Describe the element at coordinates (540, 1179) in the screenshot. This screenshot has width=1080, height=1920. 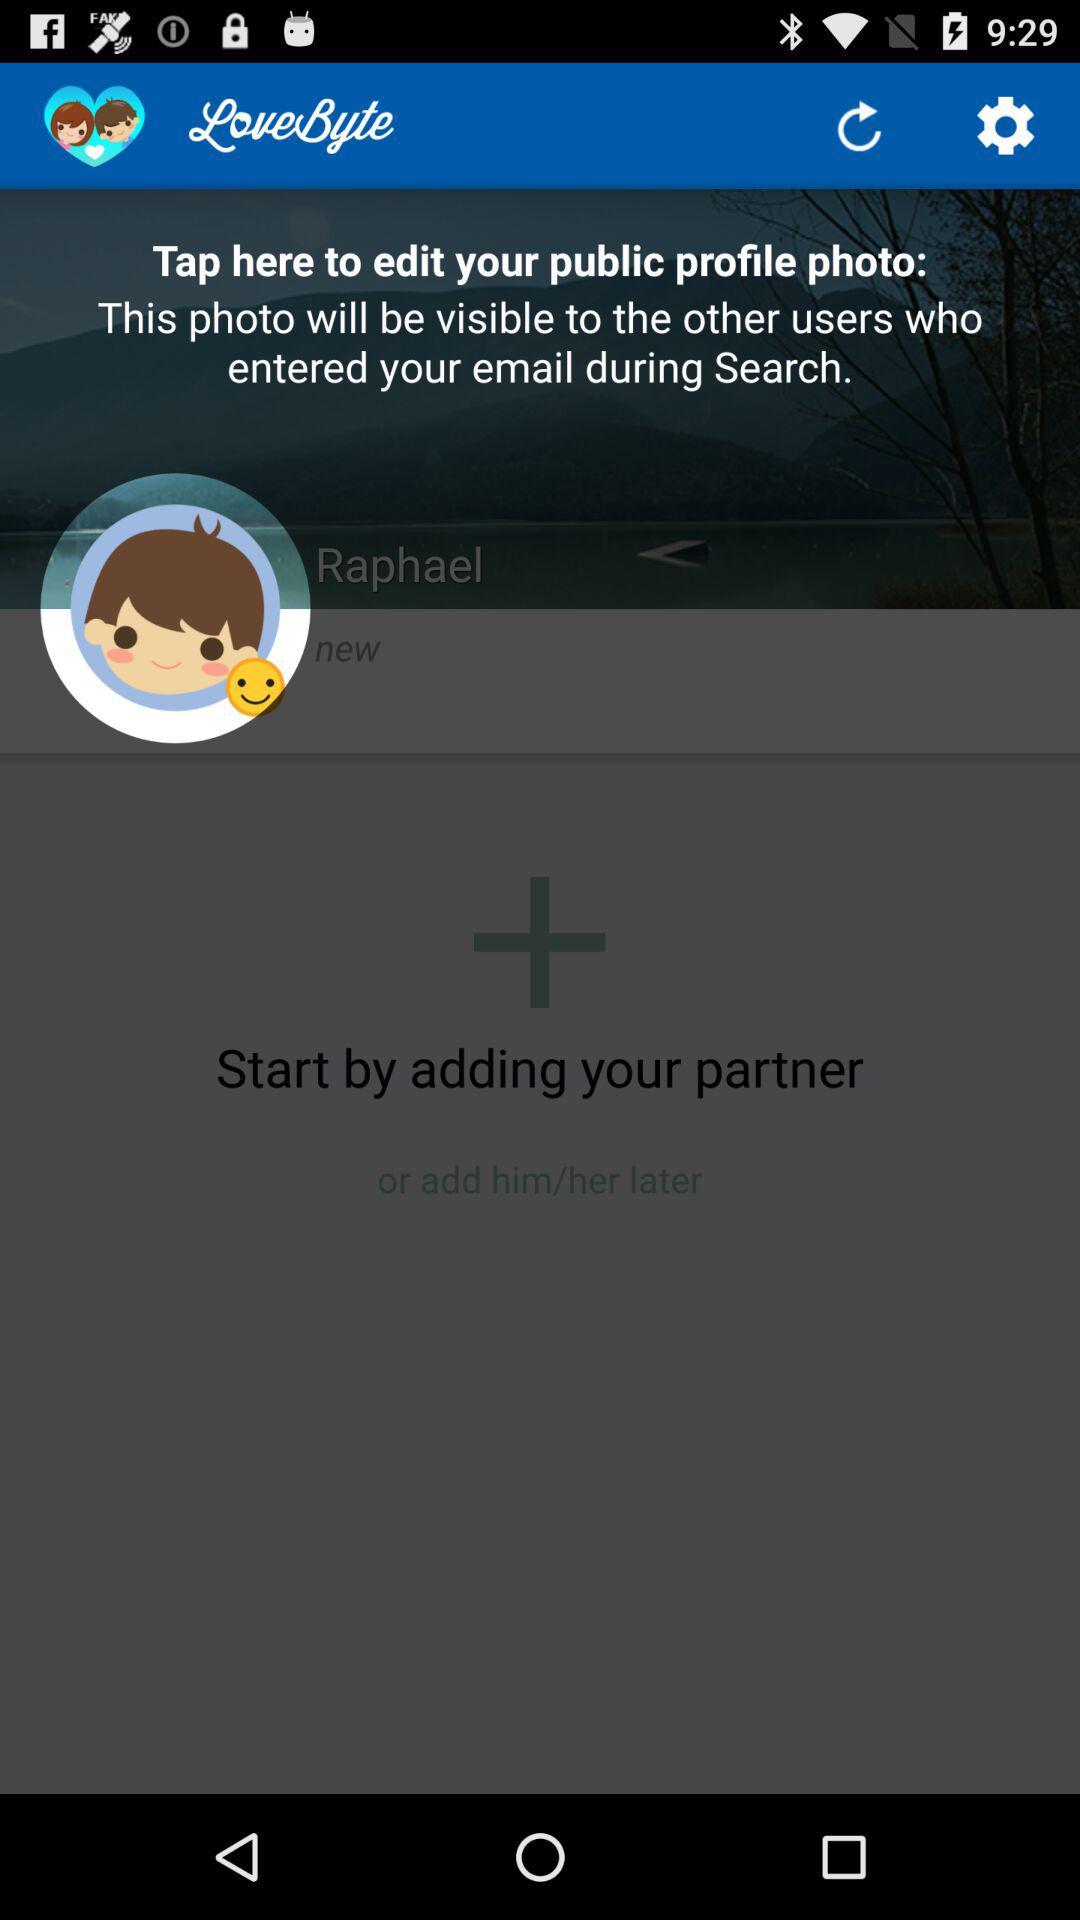
I see `the or add him app` at that location.